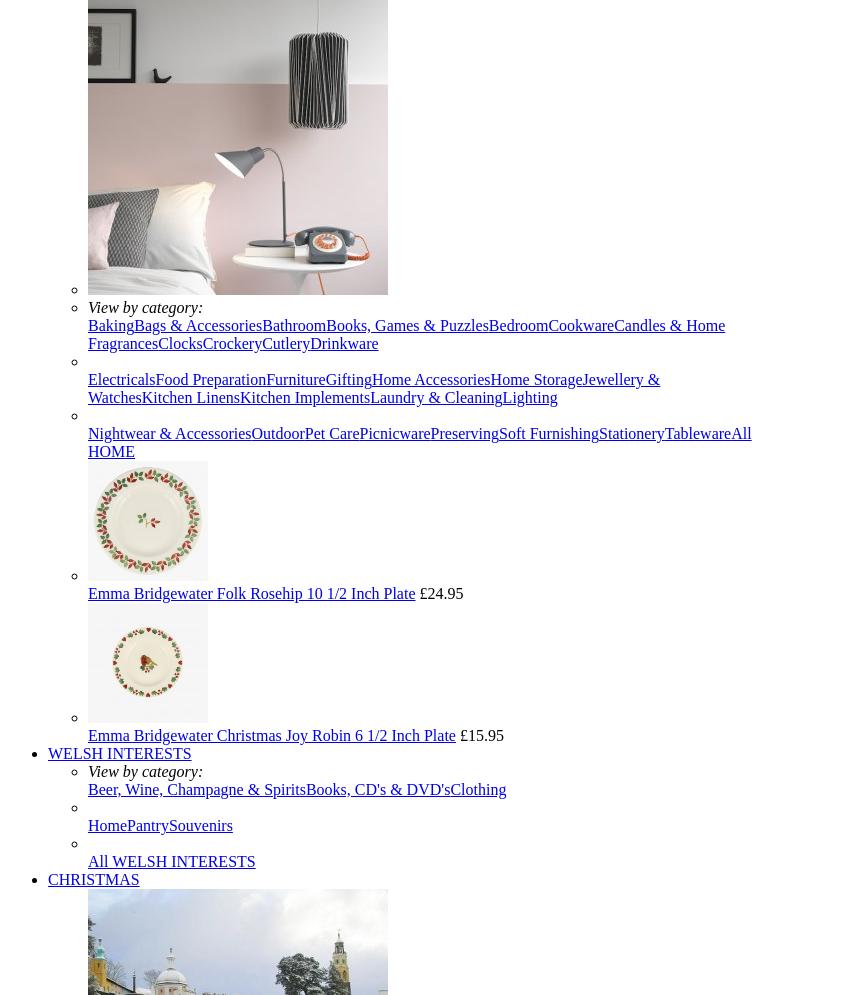 The height and width of the screenshot is (995, 856). Describe the element at coordinates (209, 378) in the screenshot. I see `'Food Preparation'` at that location.